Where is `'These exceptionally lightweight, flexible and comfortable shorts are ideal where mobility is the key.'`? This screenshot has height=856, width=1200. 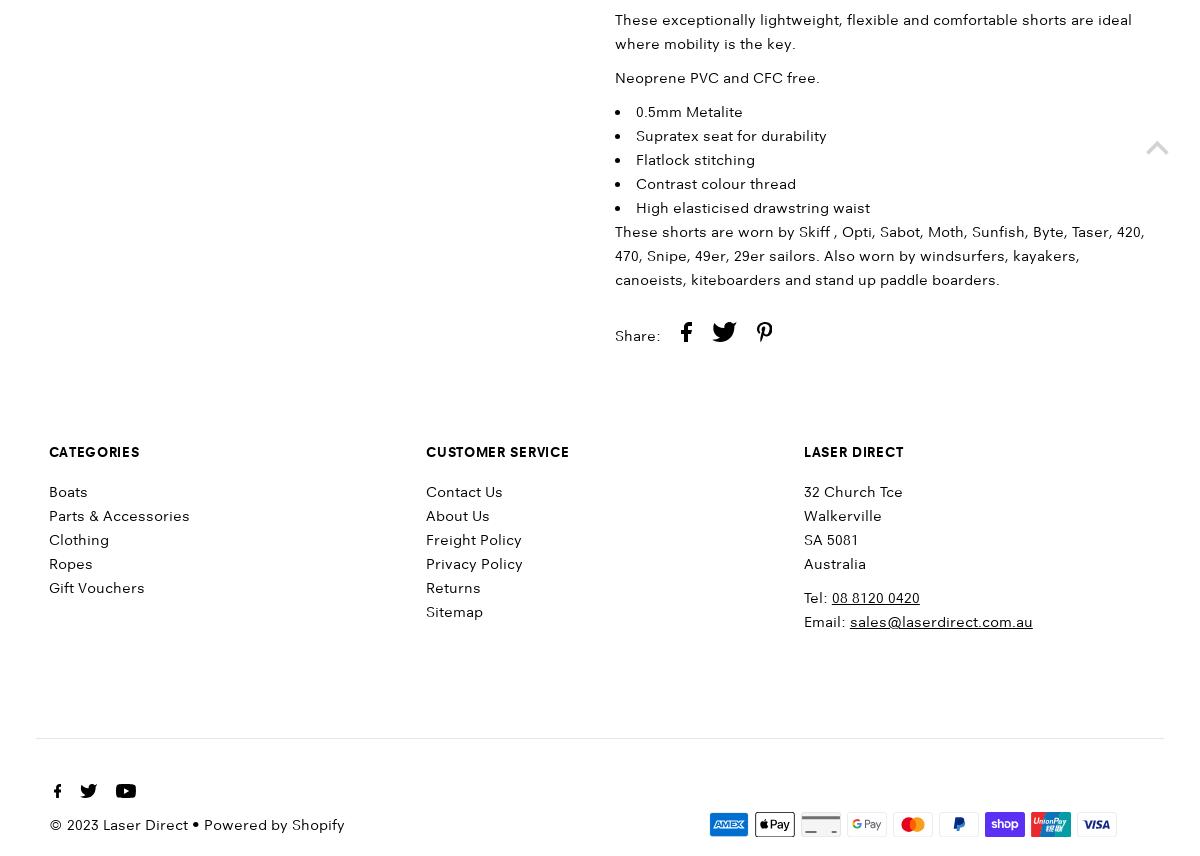
'These exceptionally lightweight, flexible and comfortable shorts are ideal where mobility is the key.' is located at coordinates (872, 32).